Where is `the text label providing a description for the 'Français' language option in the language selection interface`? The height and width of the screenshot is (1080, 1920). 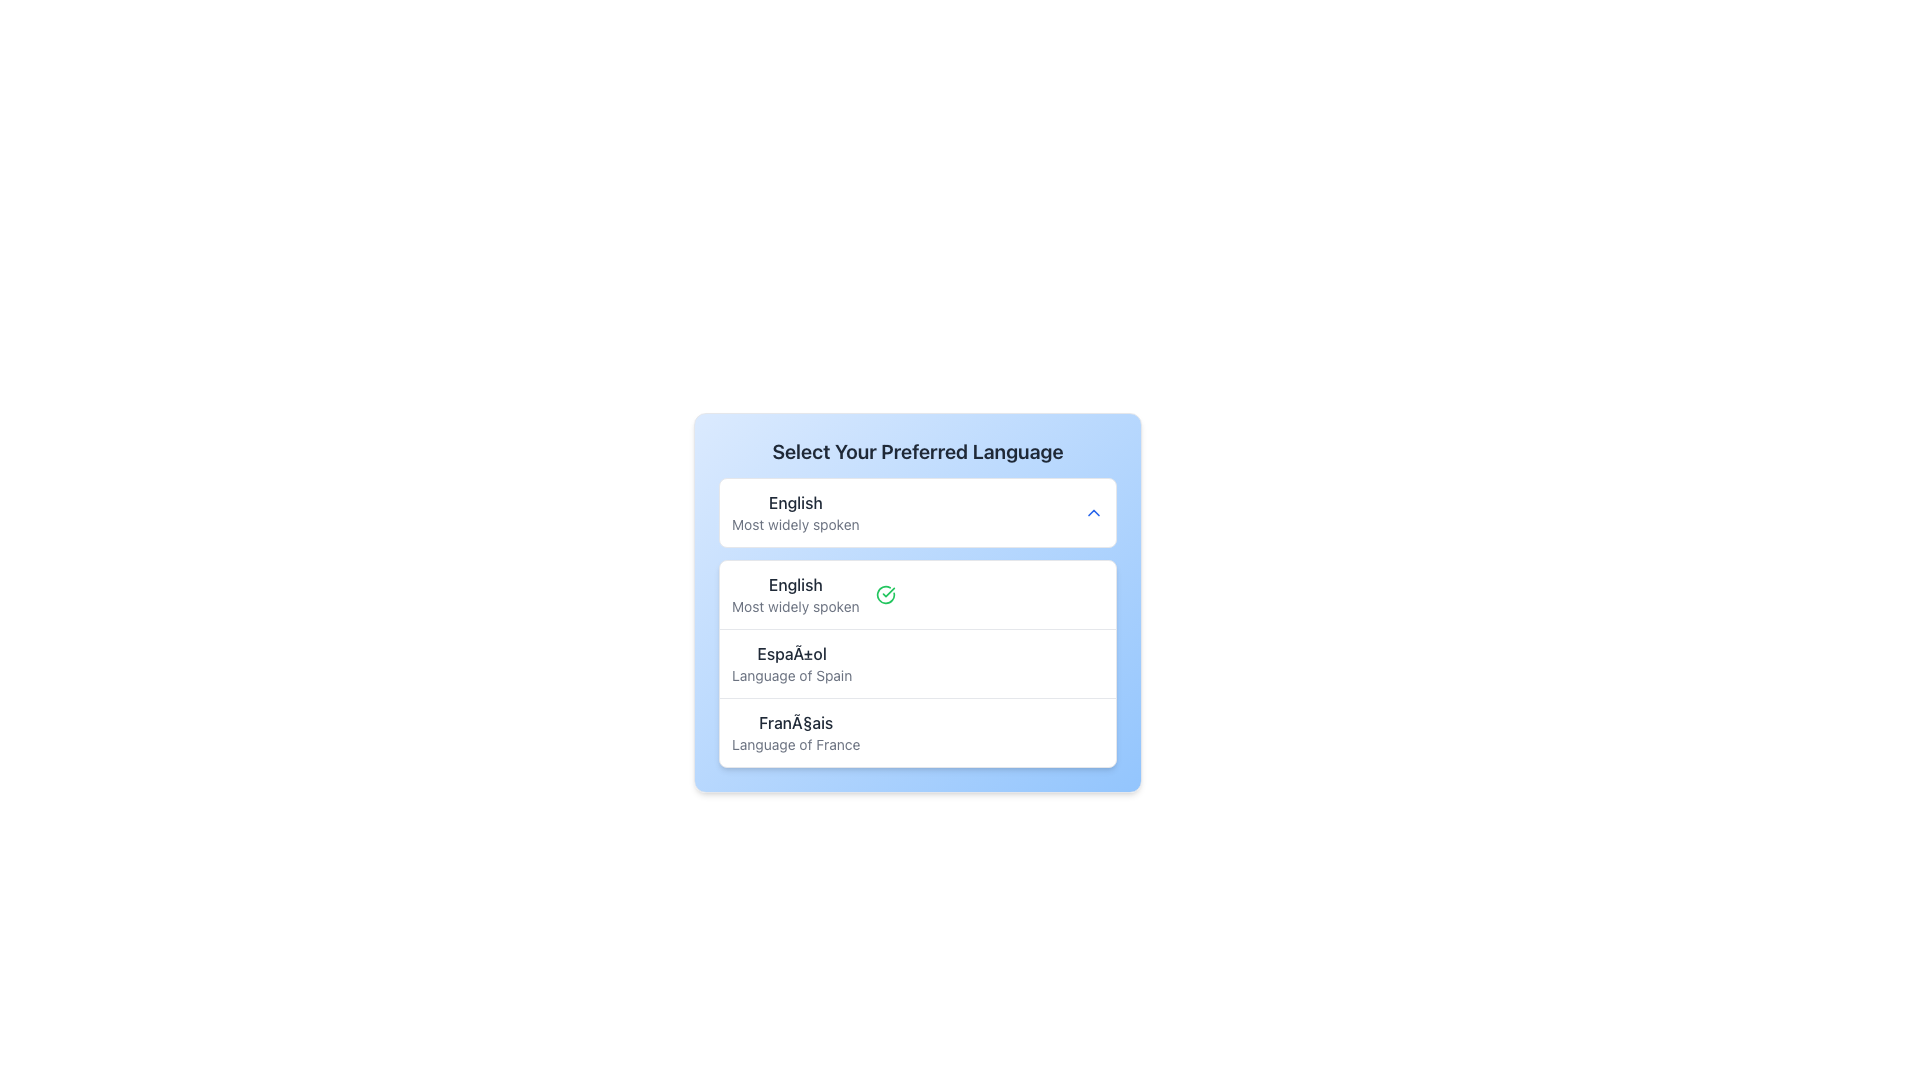
the text label providing a description for the 'Français' language option in the language selection interface is located at coordinates (795, 744).